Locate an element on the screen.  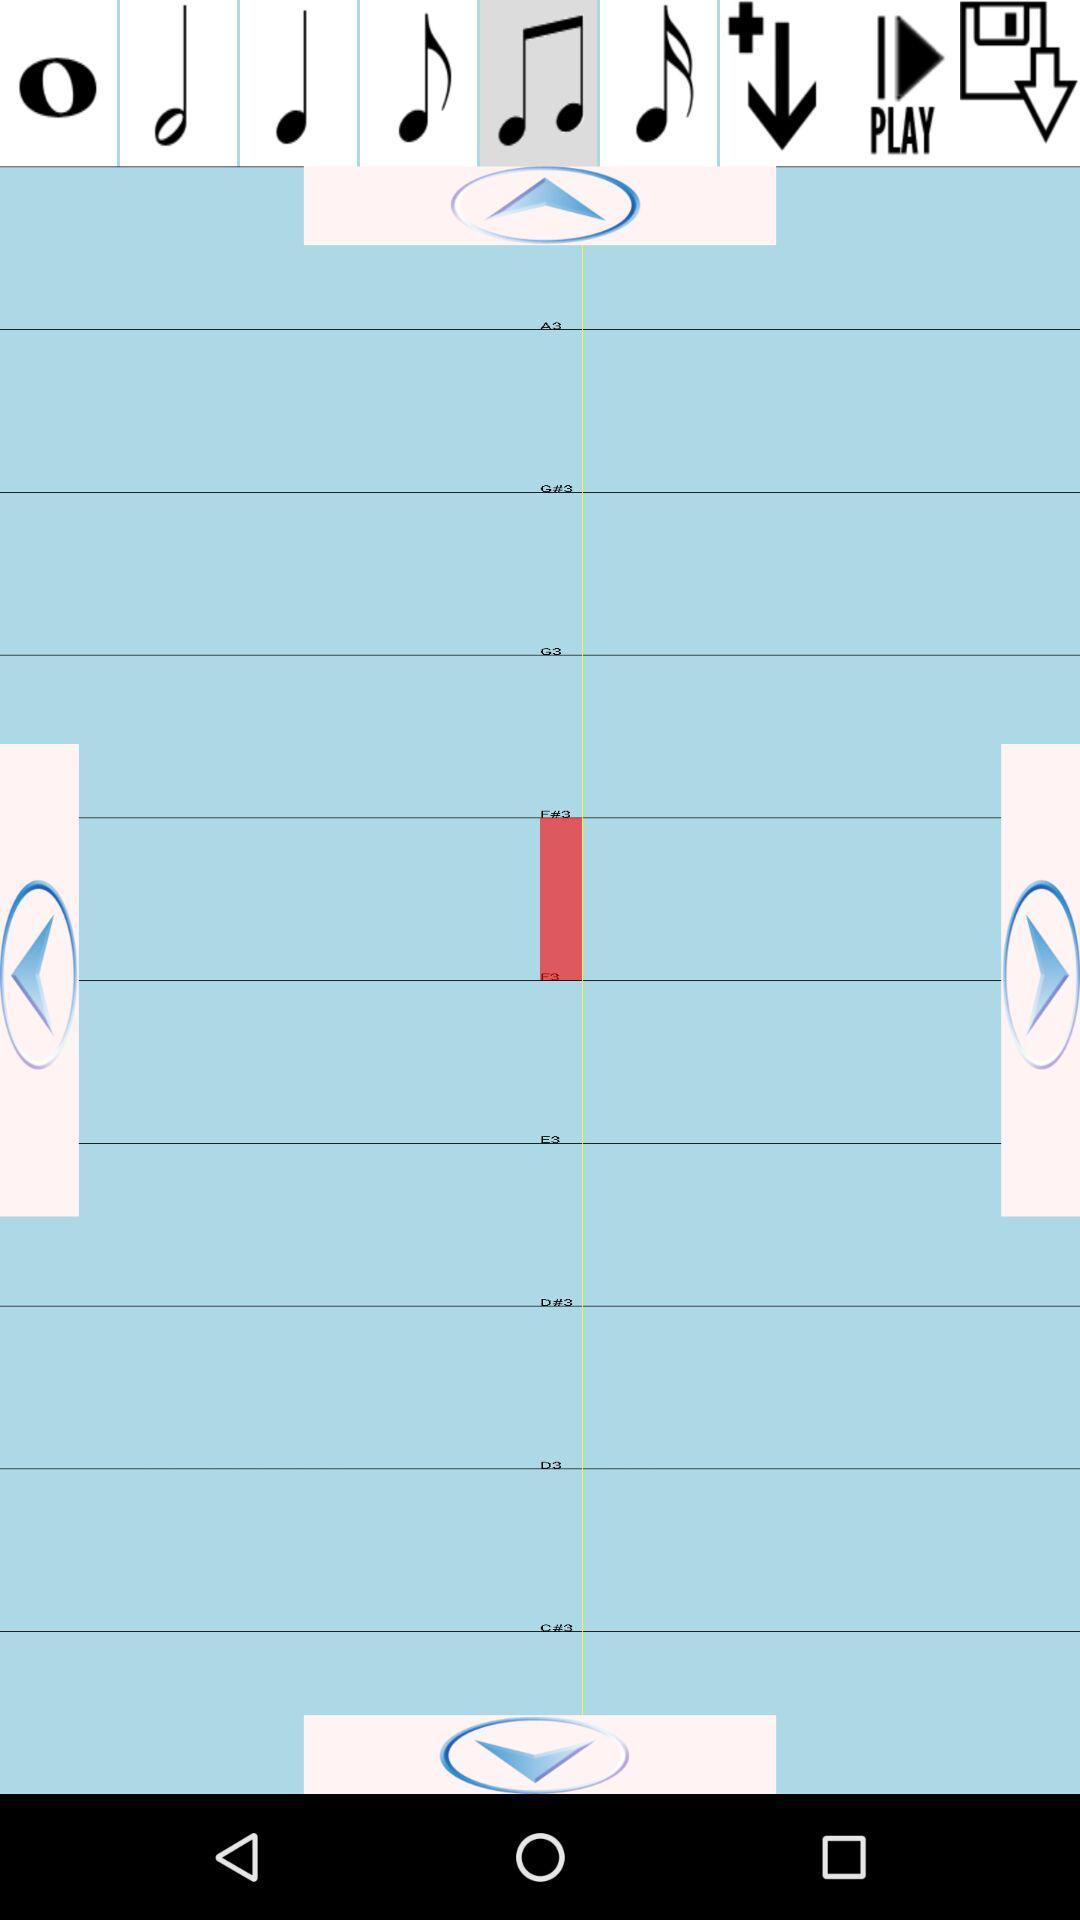
scroll back is located at coordinates (39, 980).